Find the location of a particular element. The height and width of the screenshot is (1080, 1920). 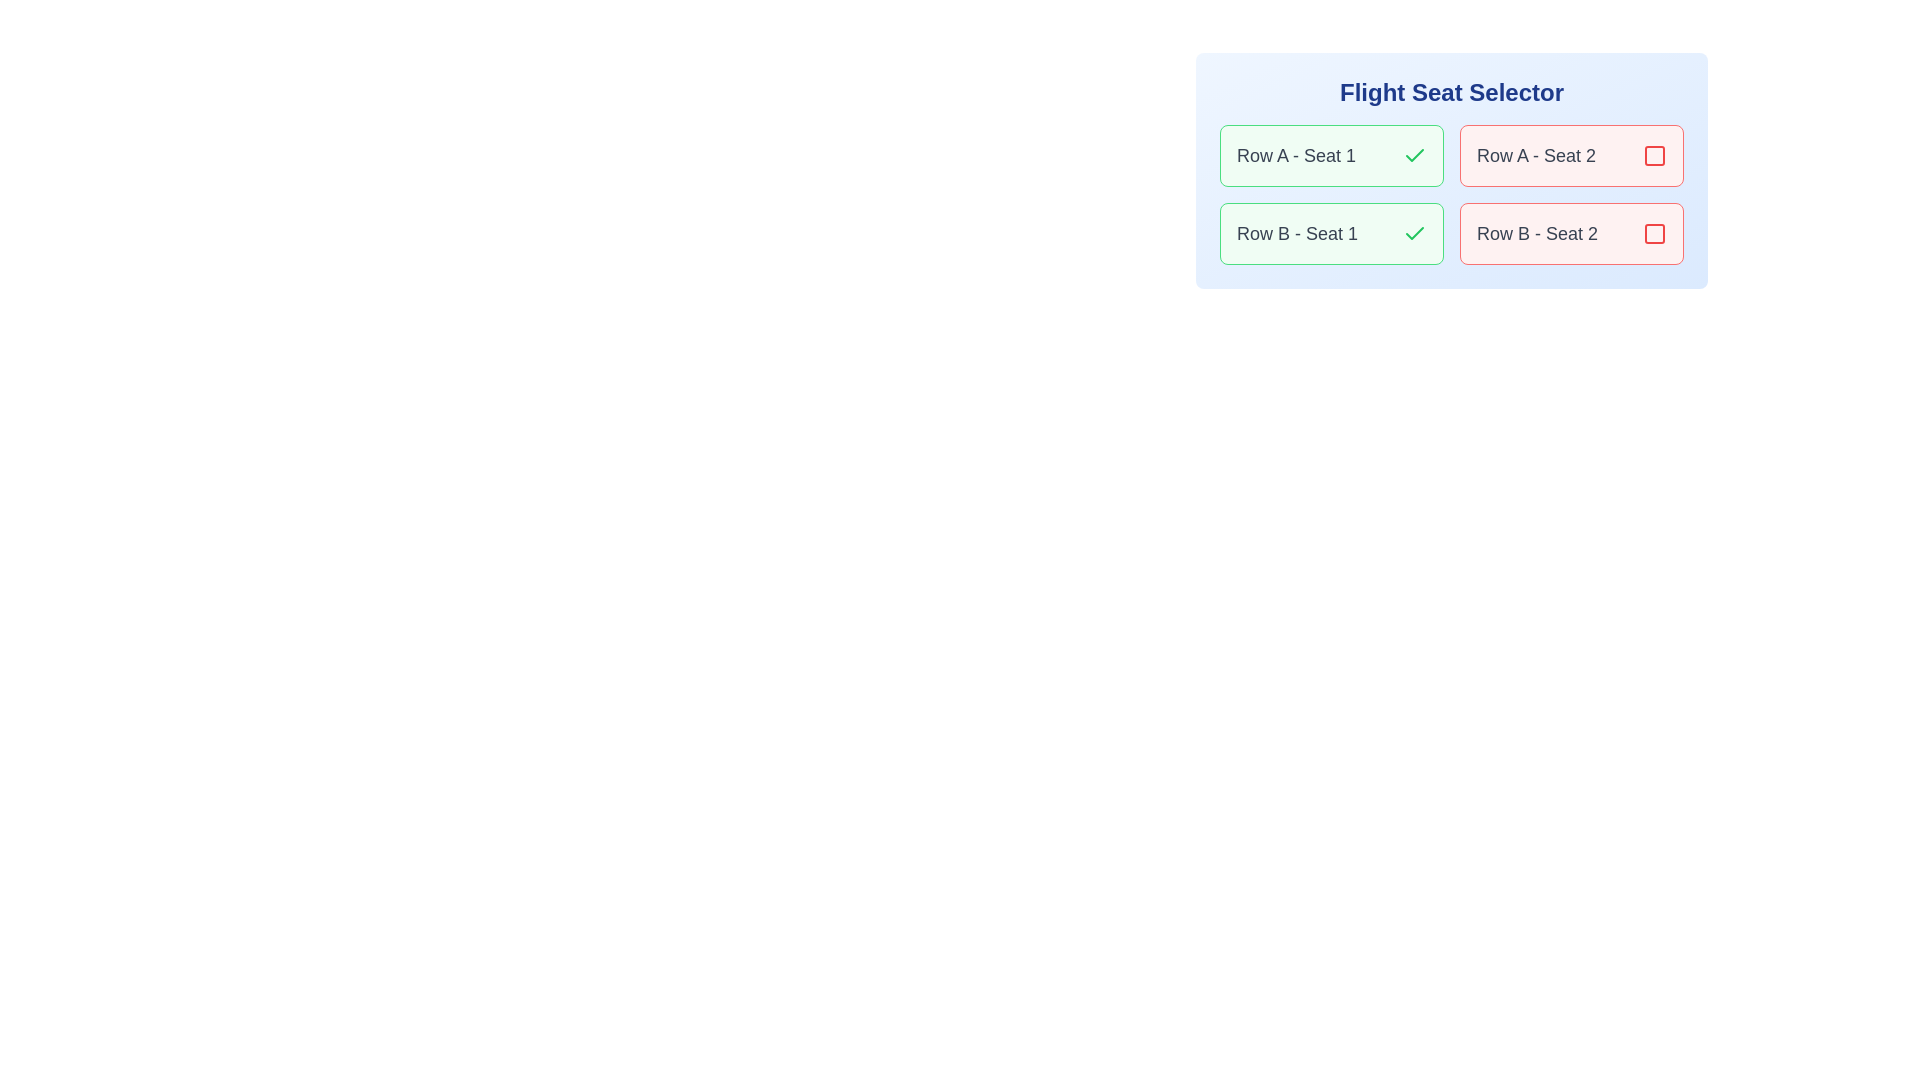

the Text Label that provides information about 'Row A - Seat 2', located in the top-right quadrant of the interface is located at coordinates (1535, 154).